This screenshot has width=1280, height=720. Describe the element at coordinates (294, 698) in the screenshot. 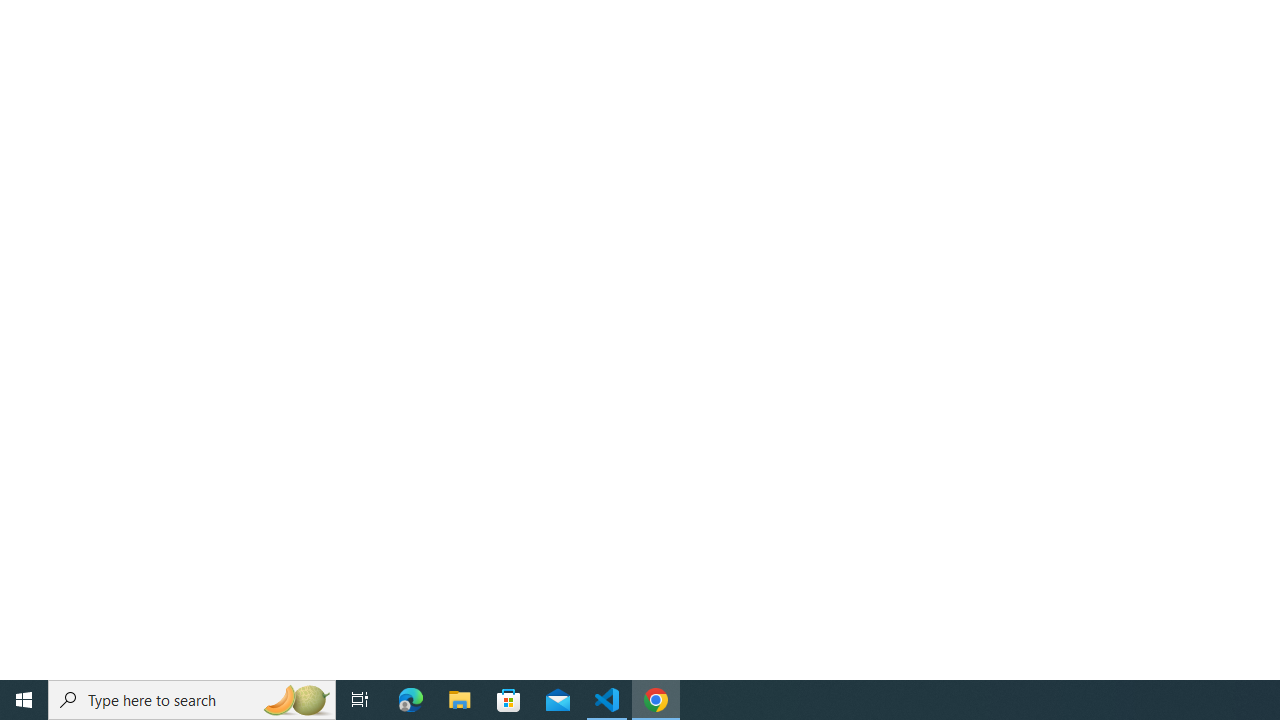

I see `'Search highlights icon opens search home window'` at that location.